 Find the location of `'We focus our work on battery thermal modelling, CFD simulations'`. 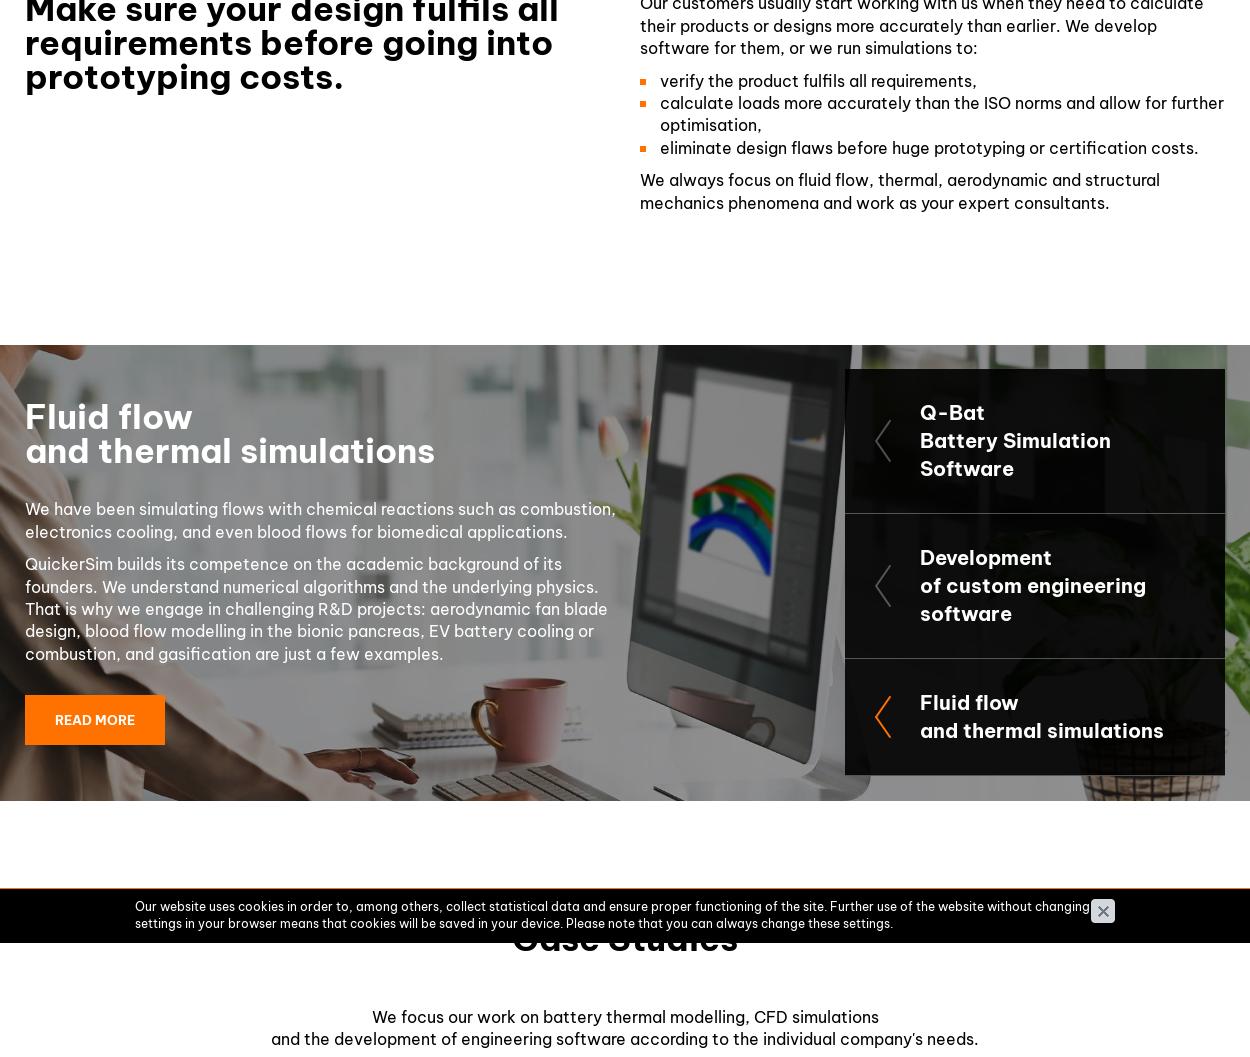

'We focus our work on battery thermal modelling, CFD simulations' is located at coordinates (370, 1014).